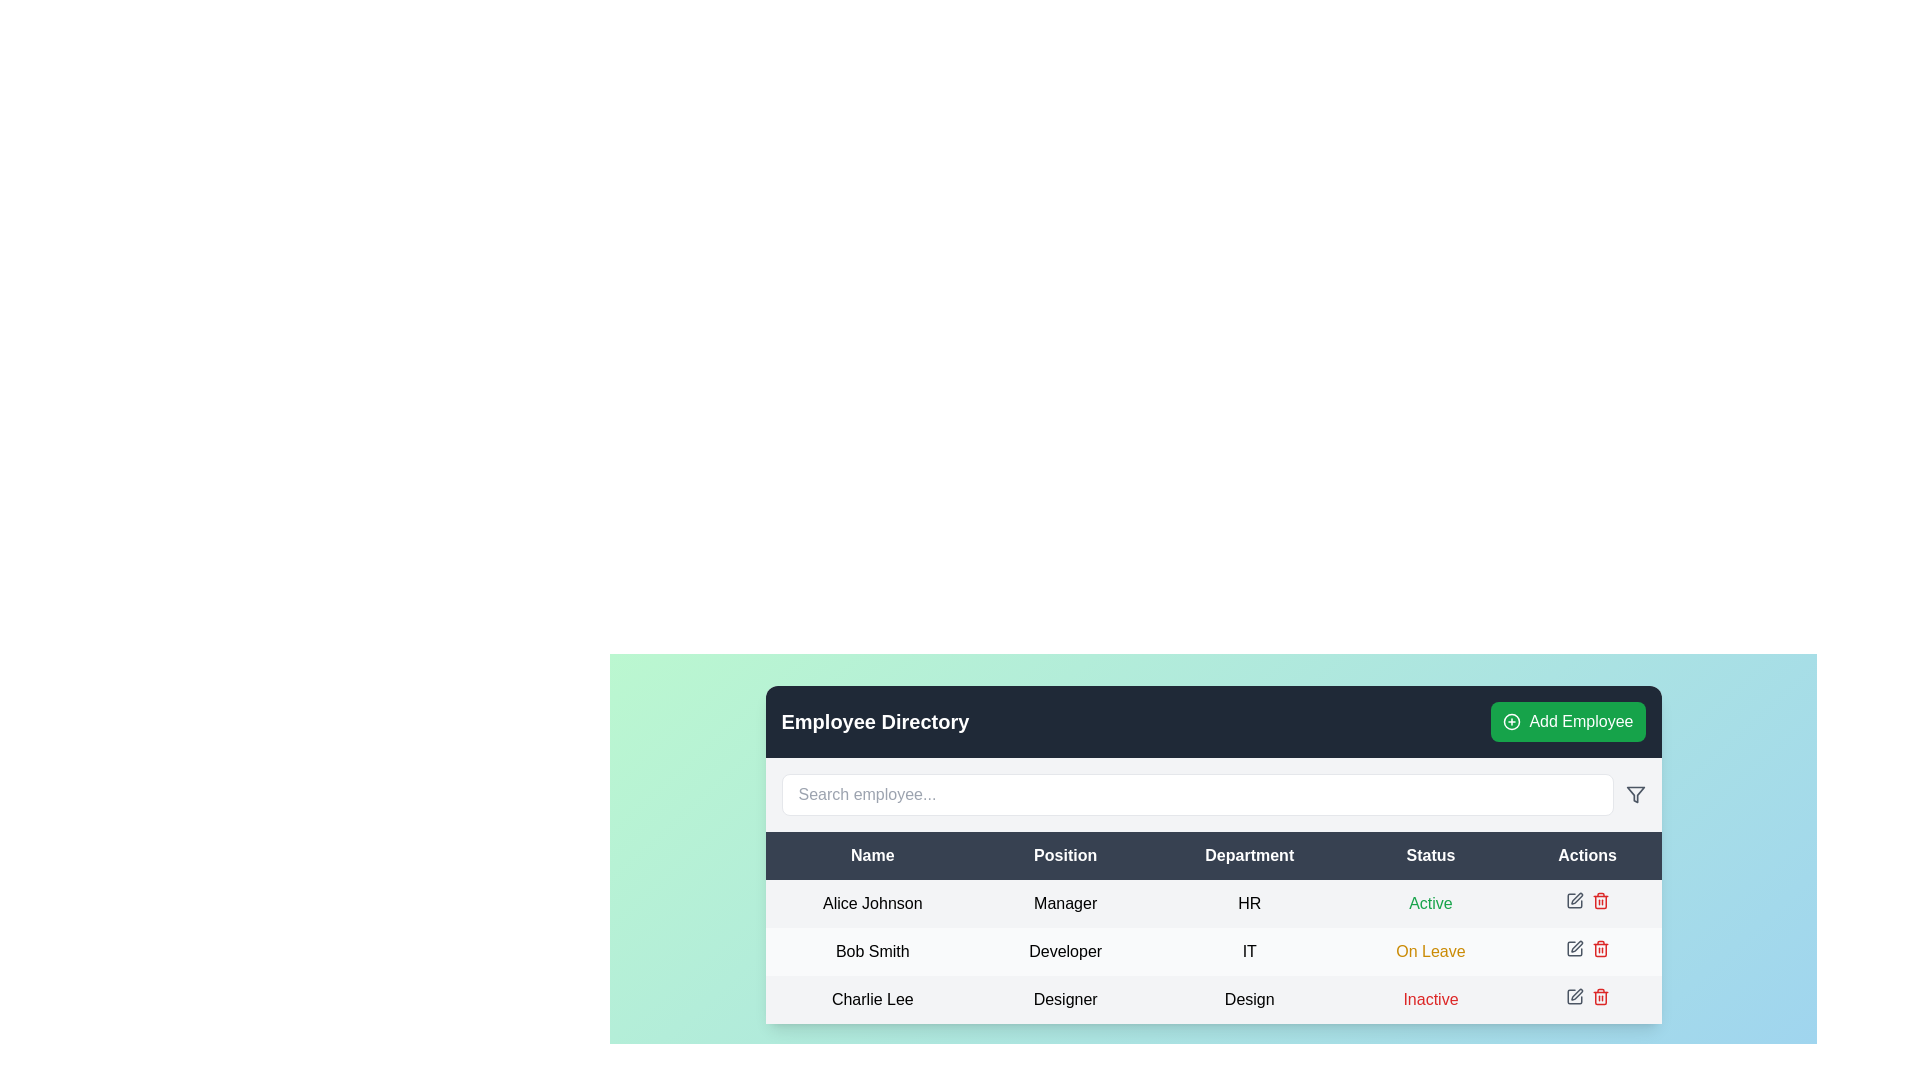 Image resolution: width=1920 pixels, height=1080 pixels. Describe the element at coordinates (1512, 721) in the screenshot. I see `the circular green icon with a plus sign located next to the 'Add Employee' text in the top-right corner of the employee directory box` at that location.